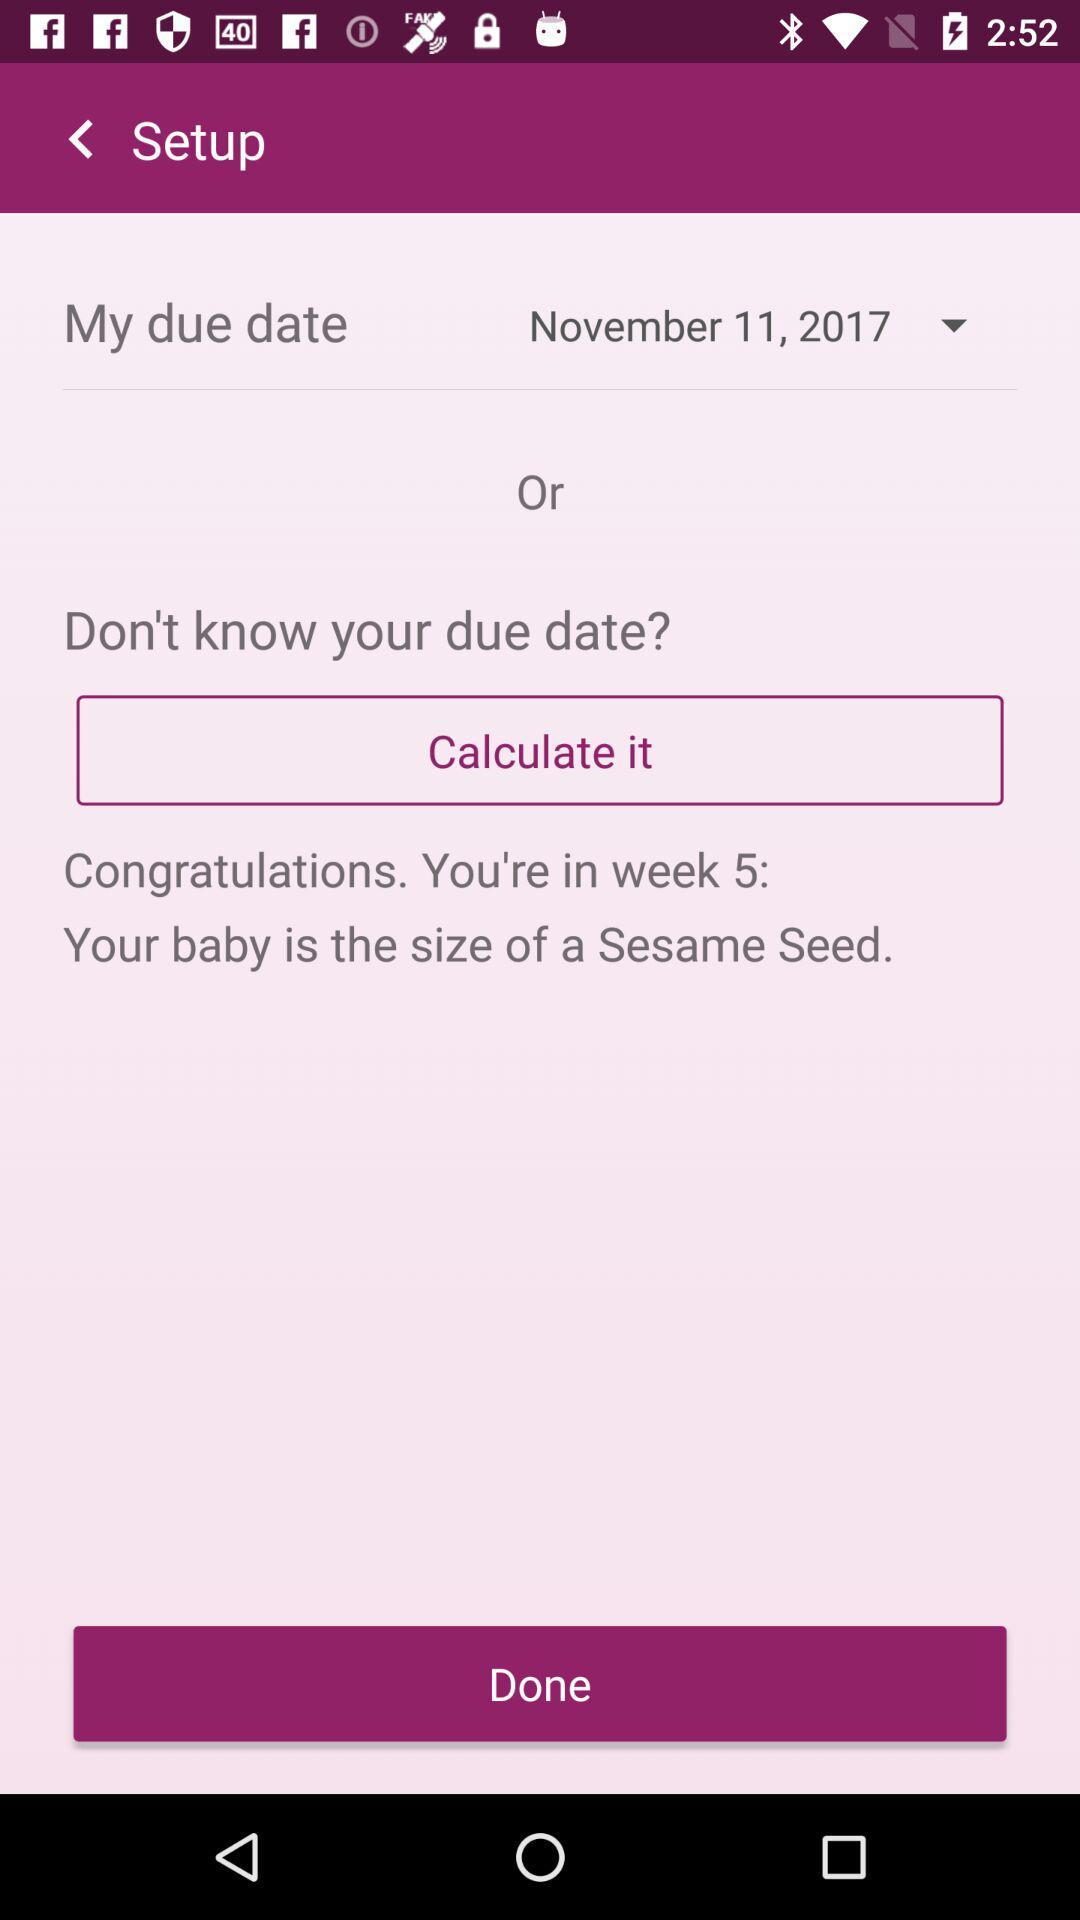 This screenshot has height=1920, width=1080. What do you see at coordinates (540, 1682) in the screenshot?
I see `the item below the your baby is icon` at bounding box center [540, 1682].